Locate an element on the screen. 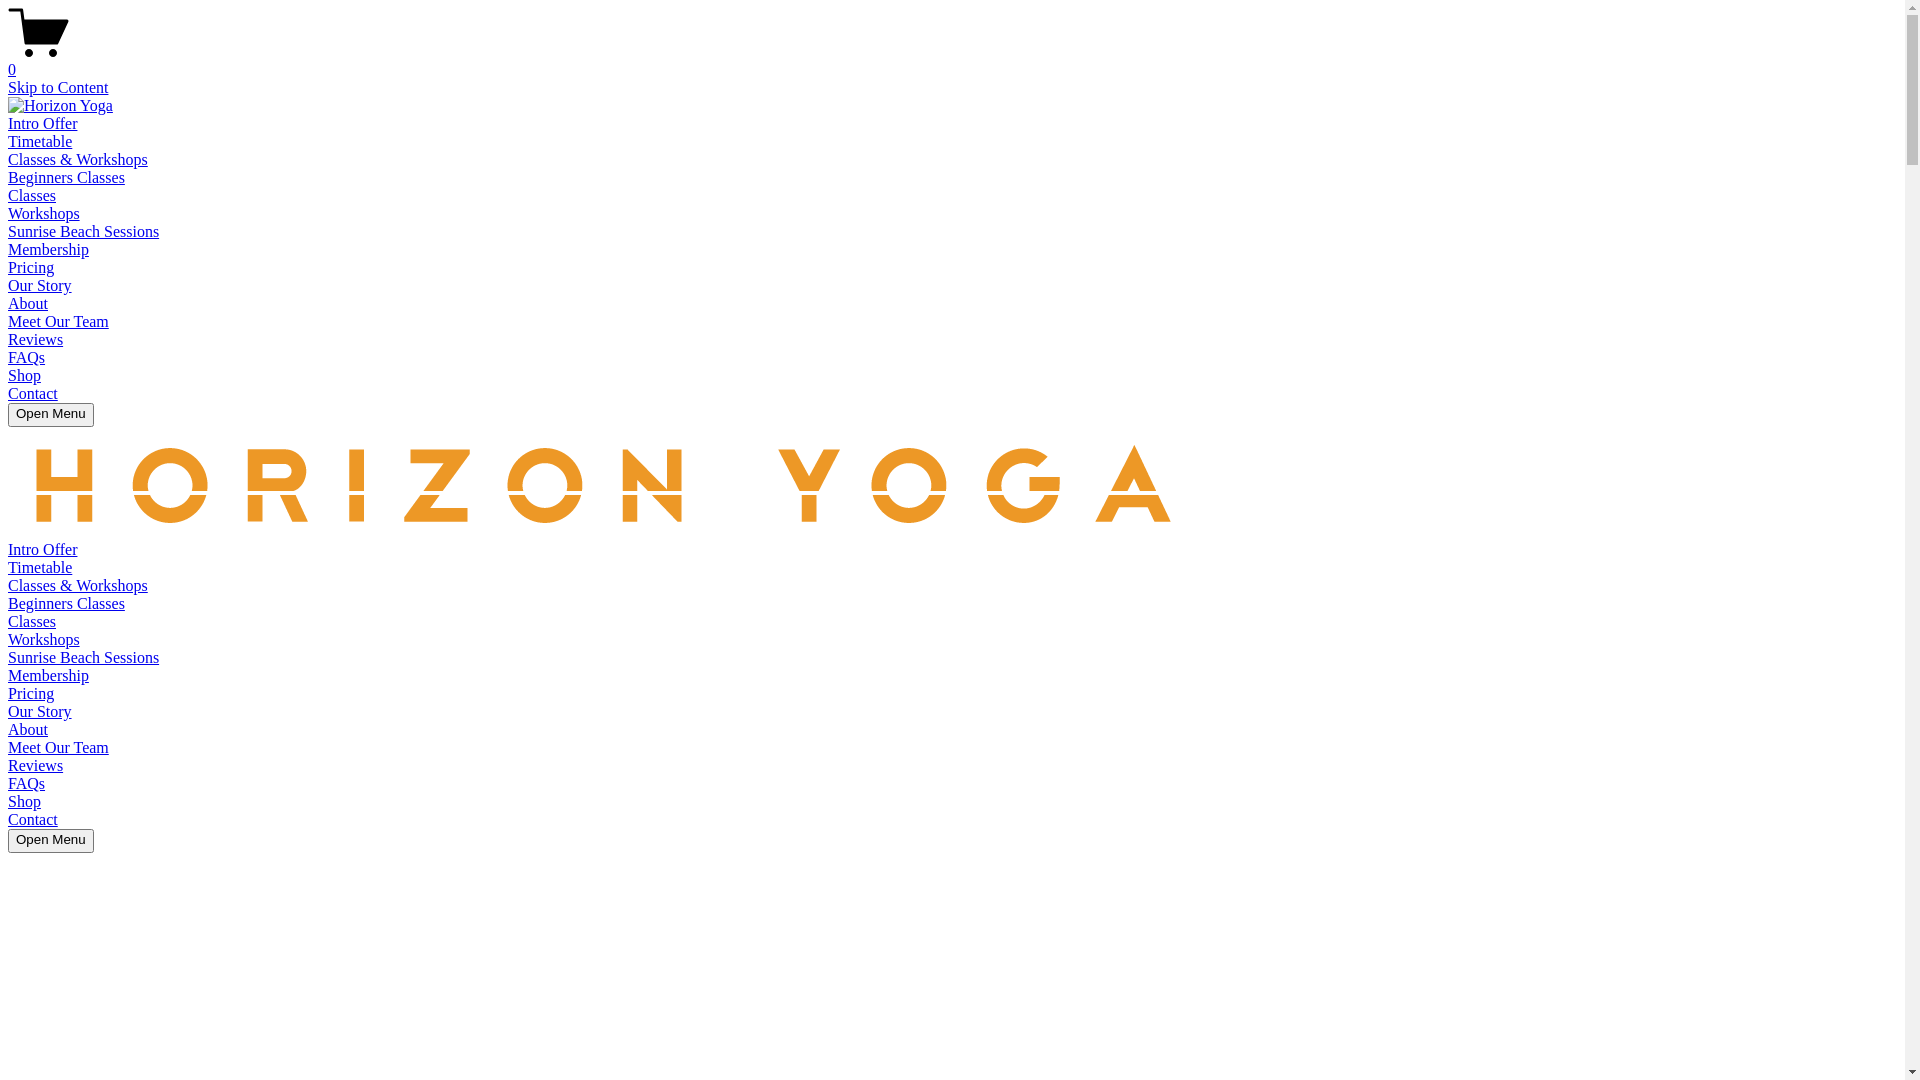 This screenshot has height=1080, width=1920. 'Reviews' is located at coordinates (35, 765).